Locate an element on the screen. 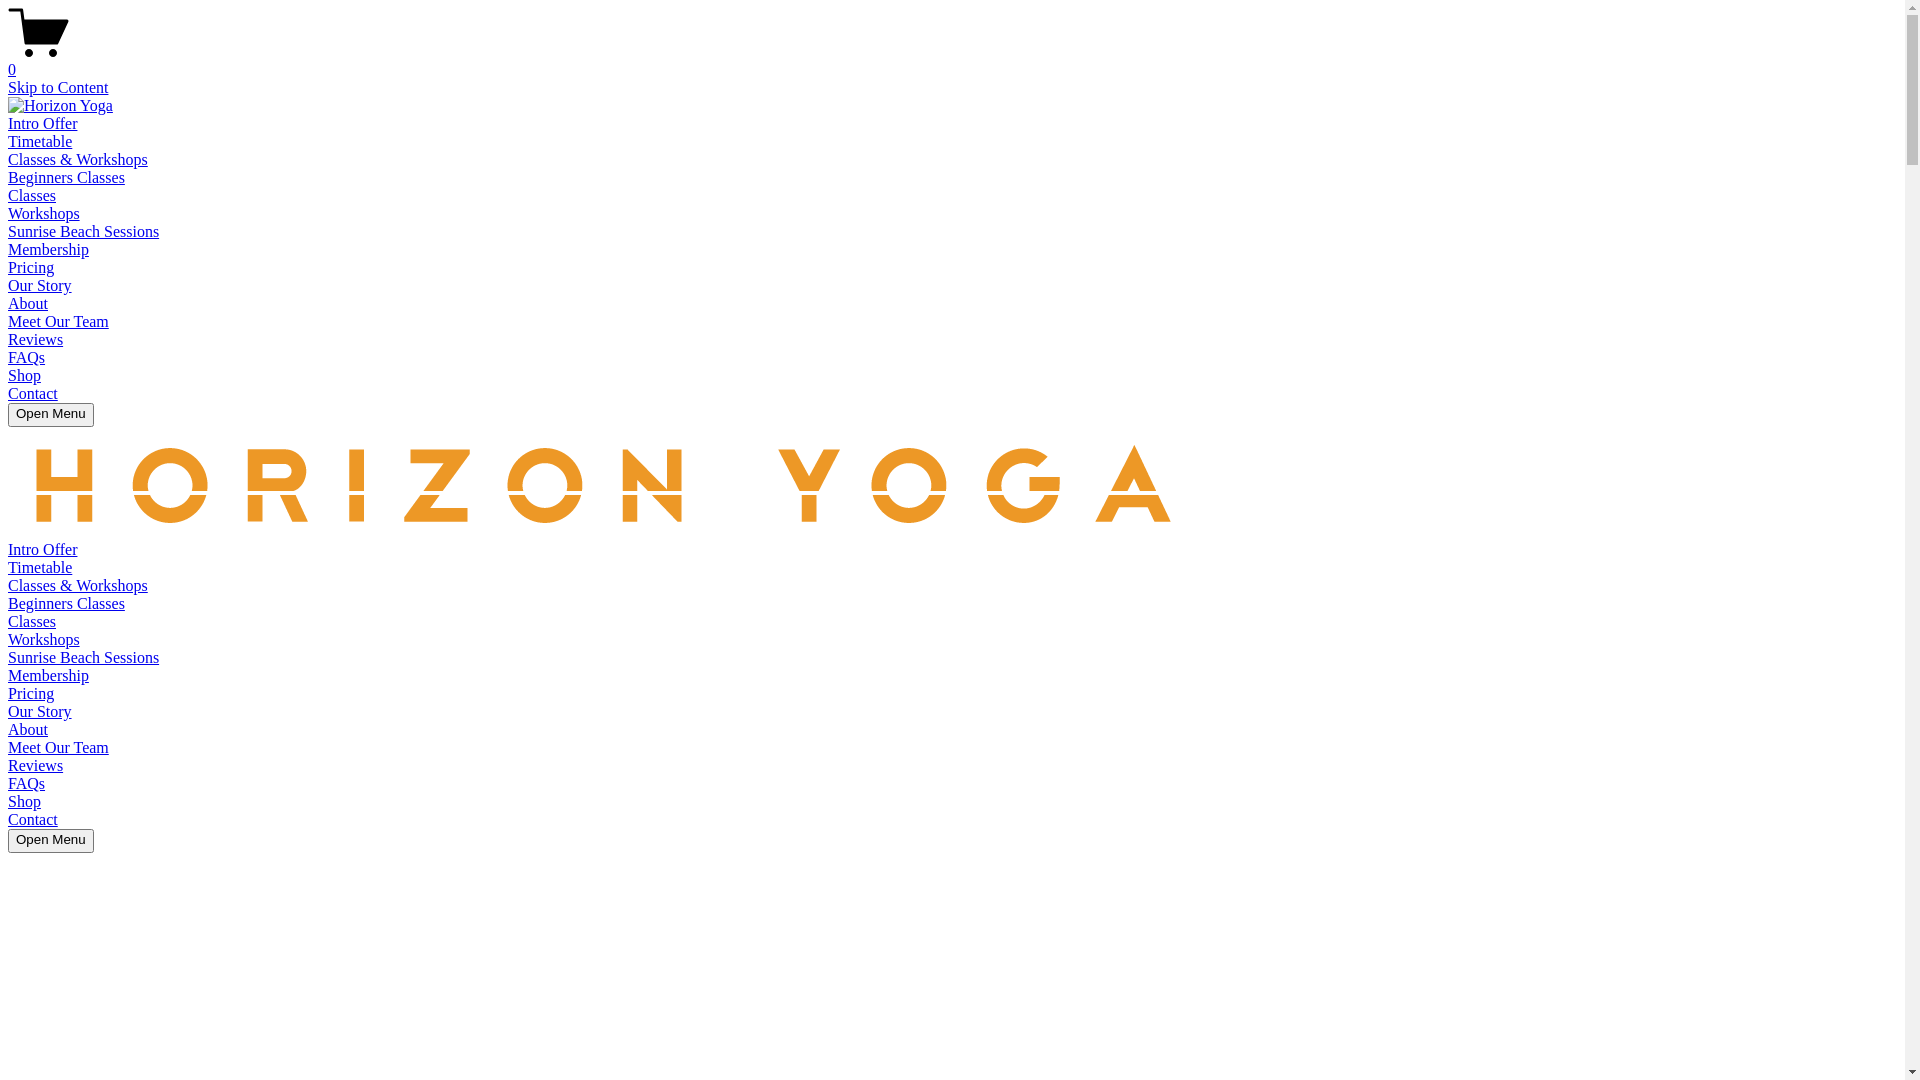 This screenshot has height=1080, width=1920. 'Reviews' is located at coordinates (35, 765).